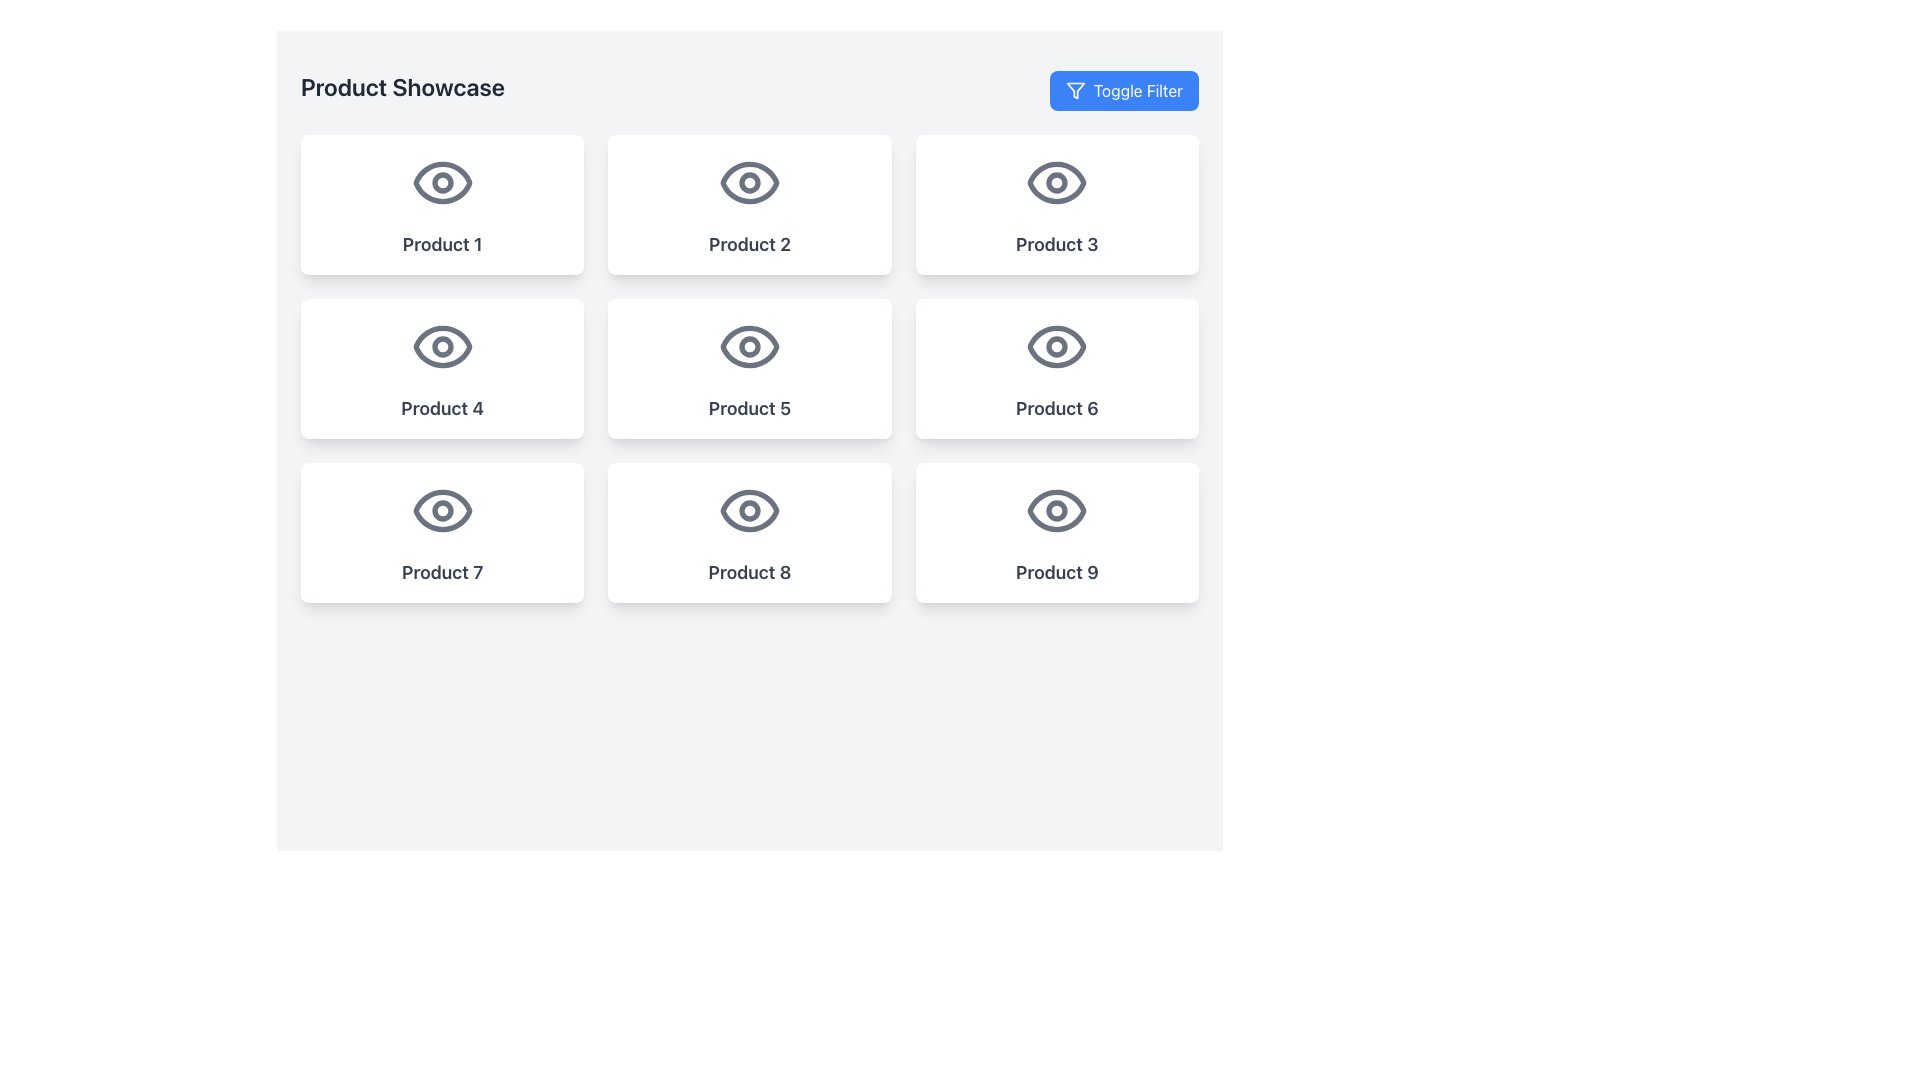  What do you see at coordinates (441, 346) in the screenshot?
I see `the eye-shaped icon rendered in gray located at the top of the 'Product 4' card` at bounding box center [441, 346].